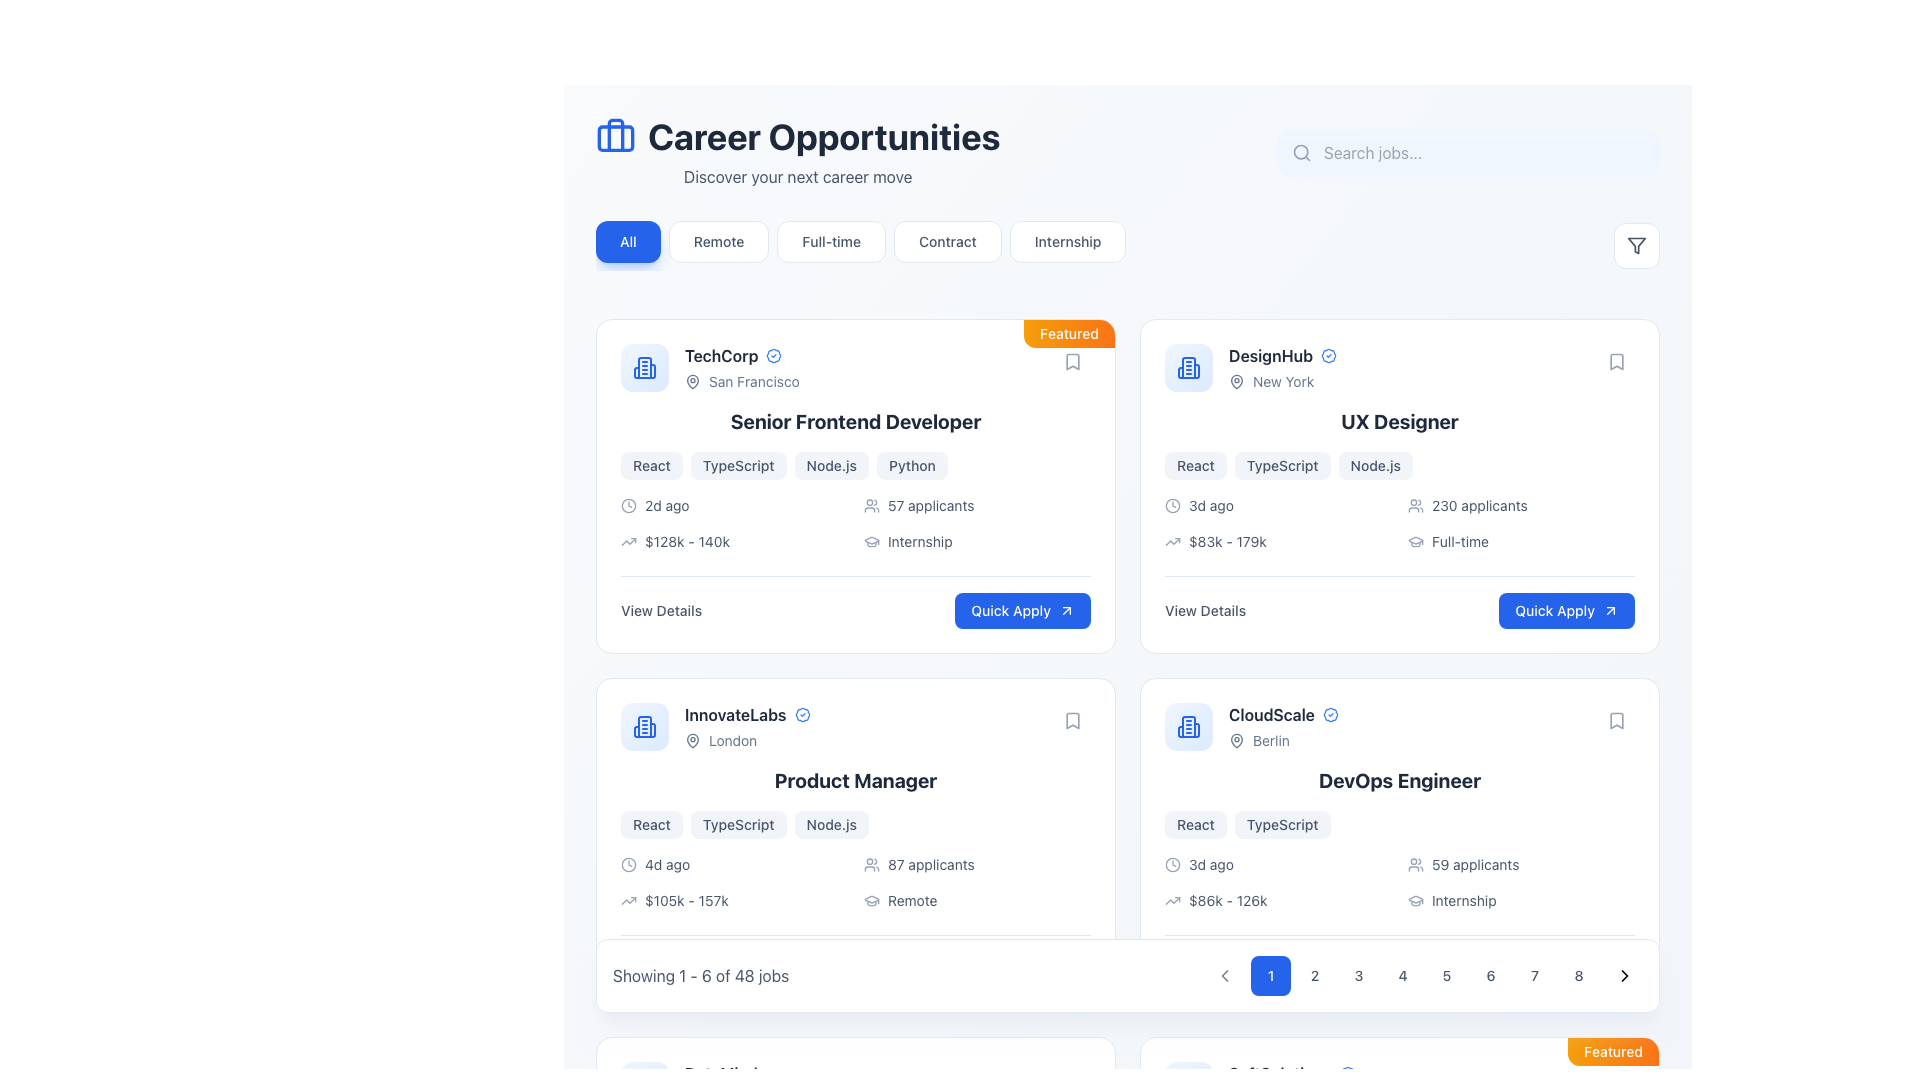 Image resolution: width=1920 pixels, height=1080 pixels. I want to click on the SVG icon representing an upward trend line in the salary label section of the 'Senior Frontend Developer' job card from TechCorp, which precedes the text '$128k - 140k', so click(627, 542).